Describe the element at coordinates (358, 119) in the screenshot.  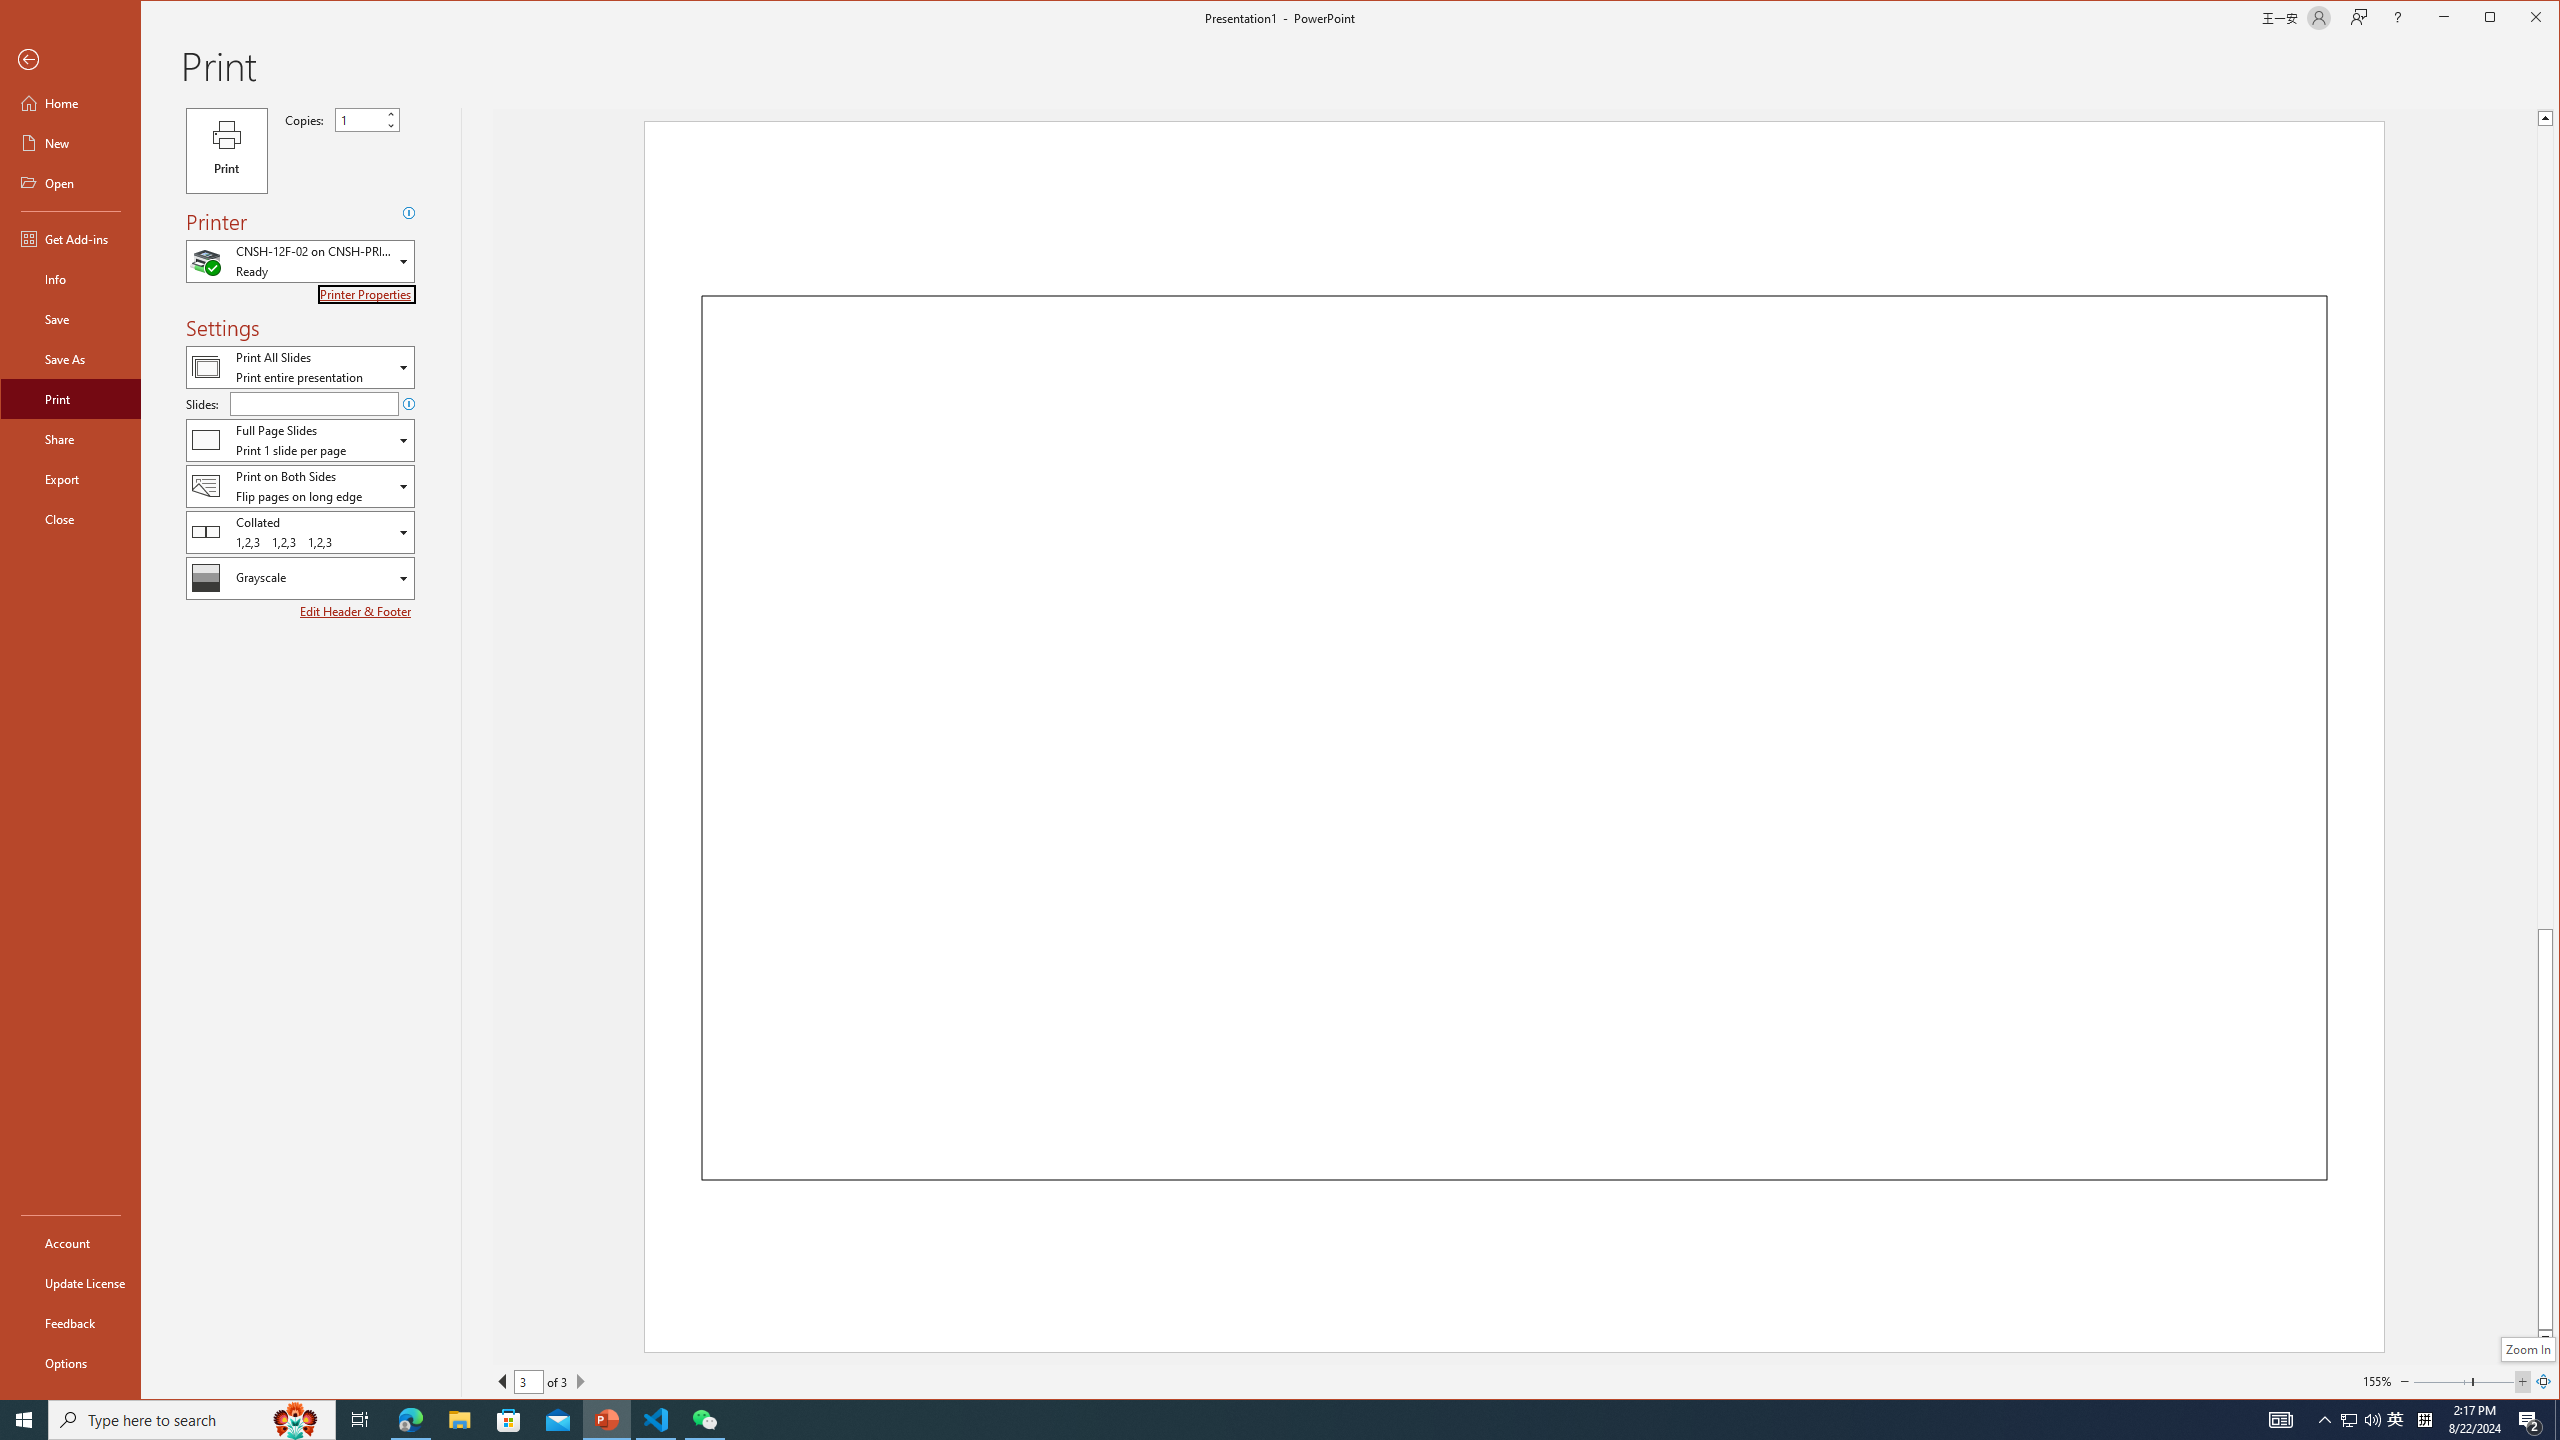
I see `'Copies'` at that location.